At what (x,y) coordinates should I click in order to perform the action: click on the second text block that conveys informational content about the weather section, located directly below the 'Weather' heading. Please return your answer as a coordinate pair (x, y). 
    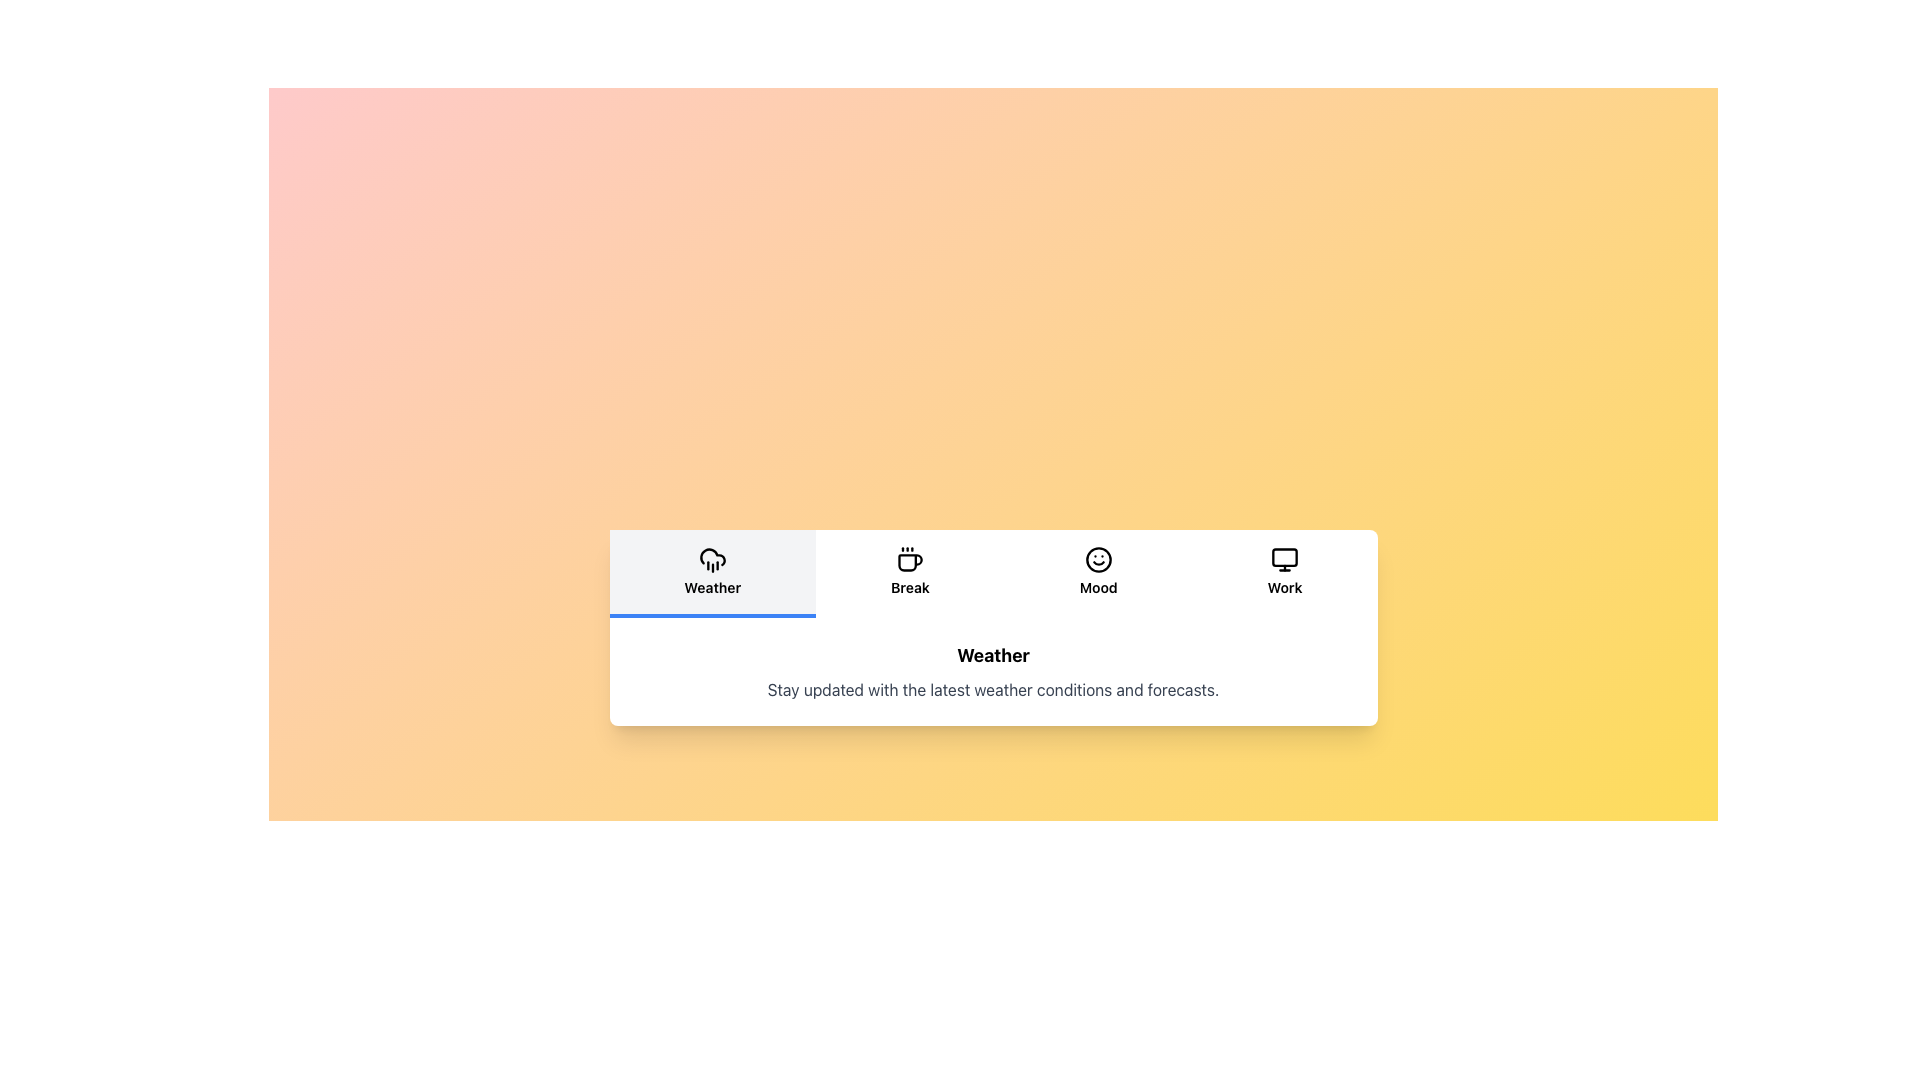
    Looking at the image, I should click on (993, 689).